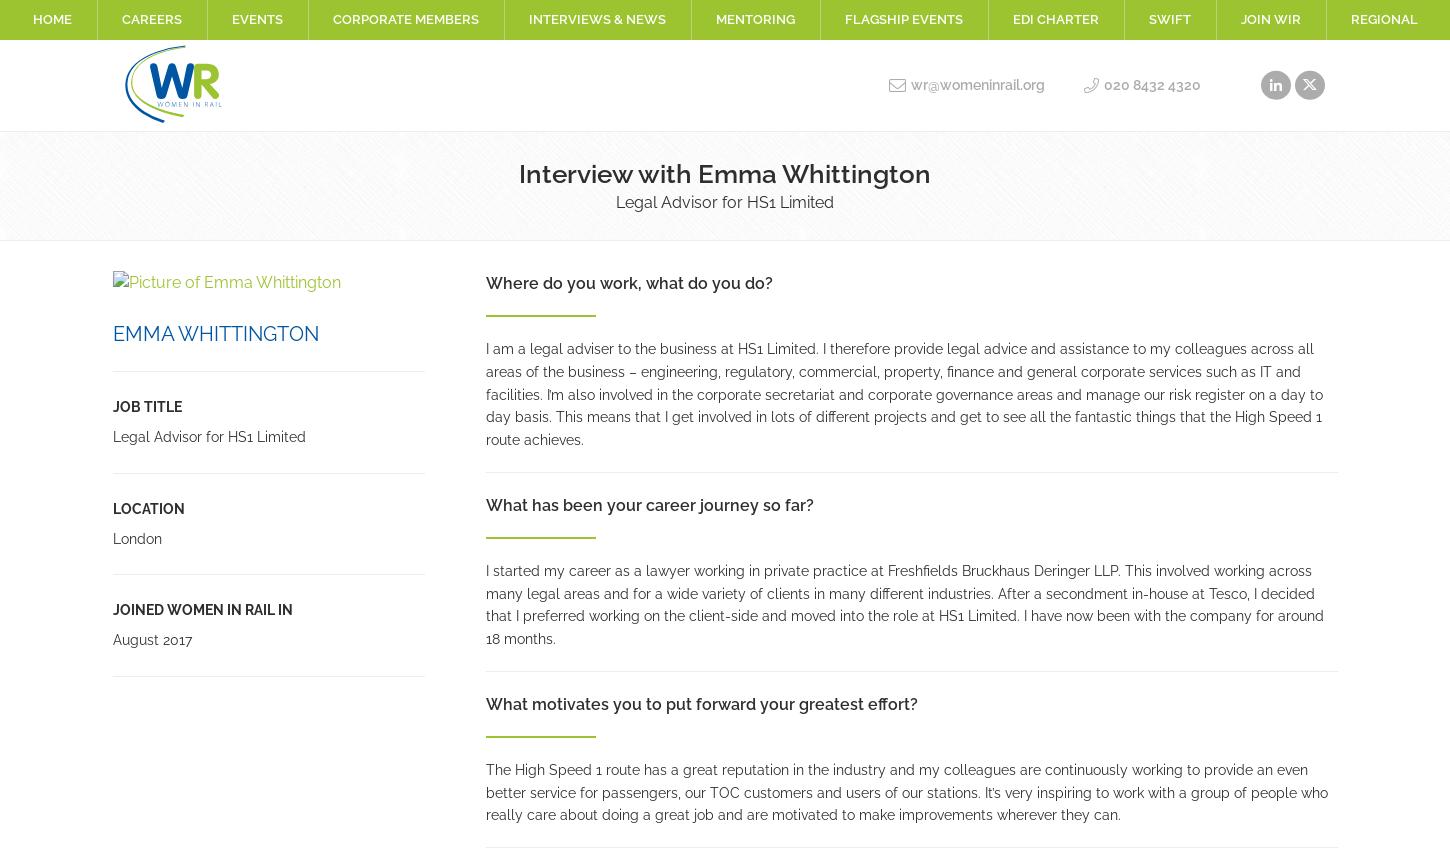 The image size is (1450, 867). What do you see at coordinates (150, 639) in the screenshot?
I see `'August 2017'` at bounding box center [150, 639].